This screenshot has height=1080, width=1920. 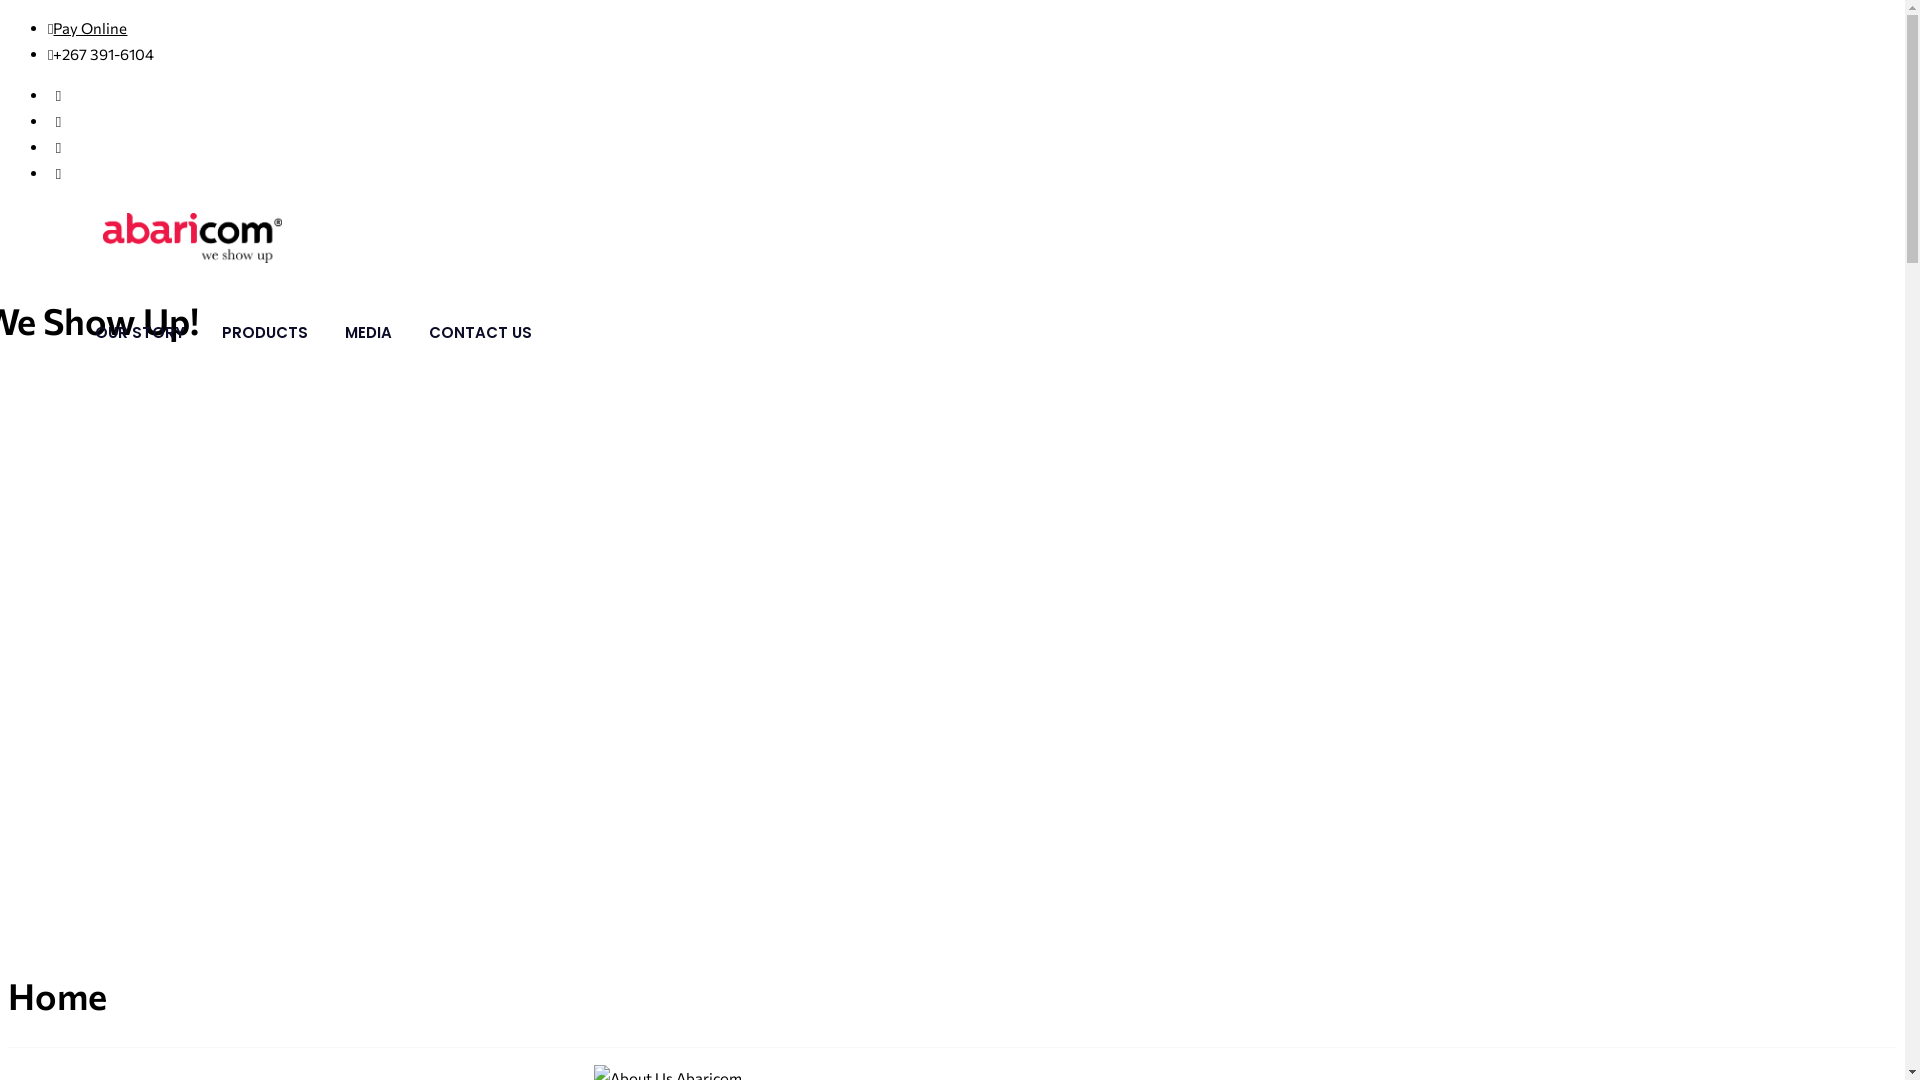 What do you see at coordinates (138, 331) in the screenshot?
I see `'OUR STORY'` at bounding box center [138, 331].